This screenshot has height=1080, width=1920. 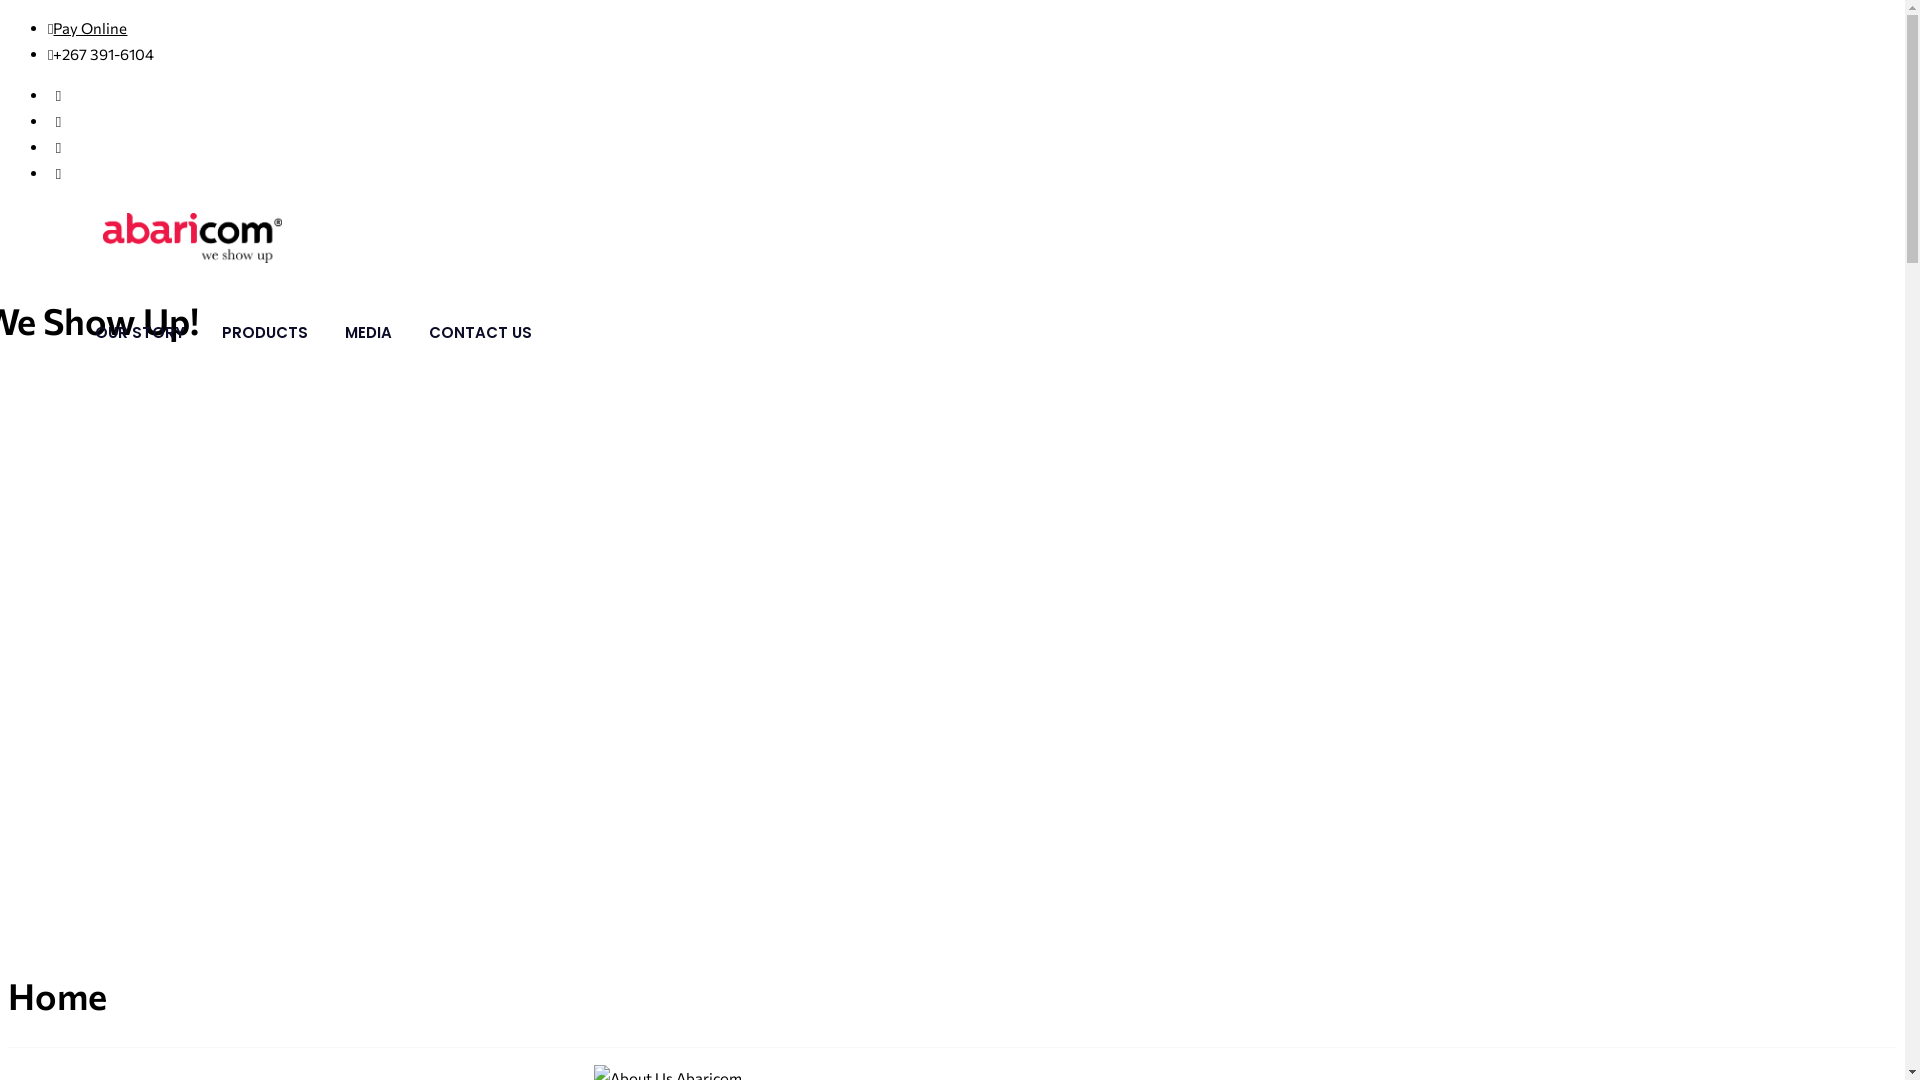 What do you see at coordinates (138, 331) in the screenshot?
I see `'OUR STORY'` at bounding box center [138, 331].